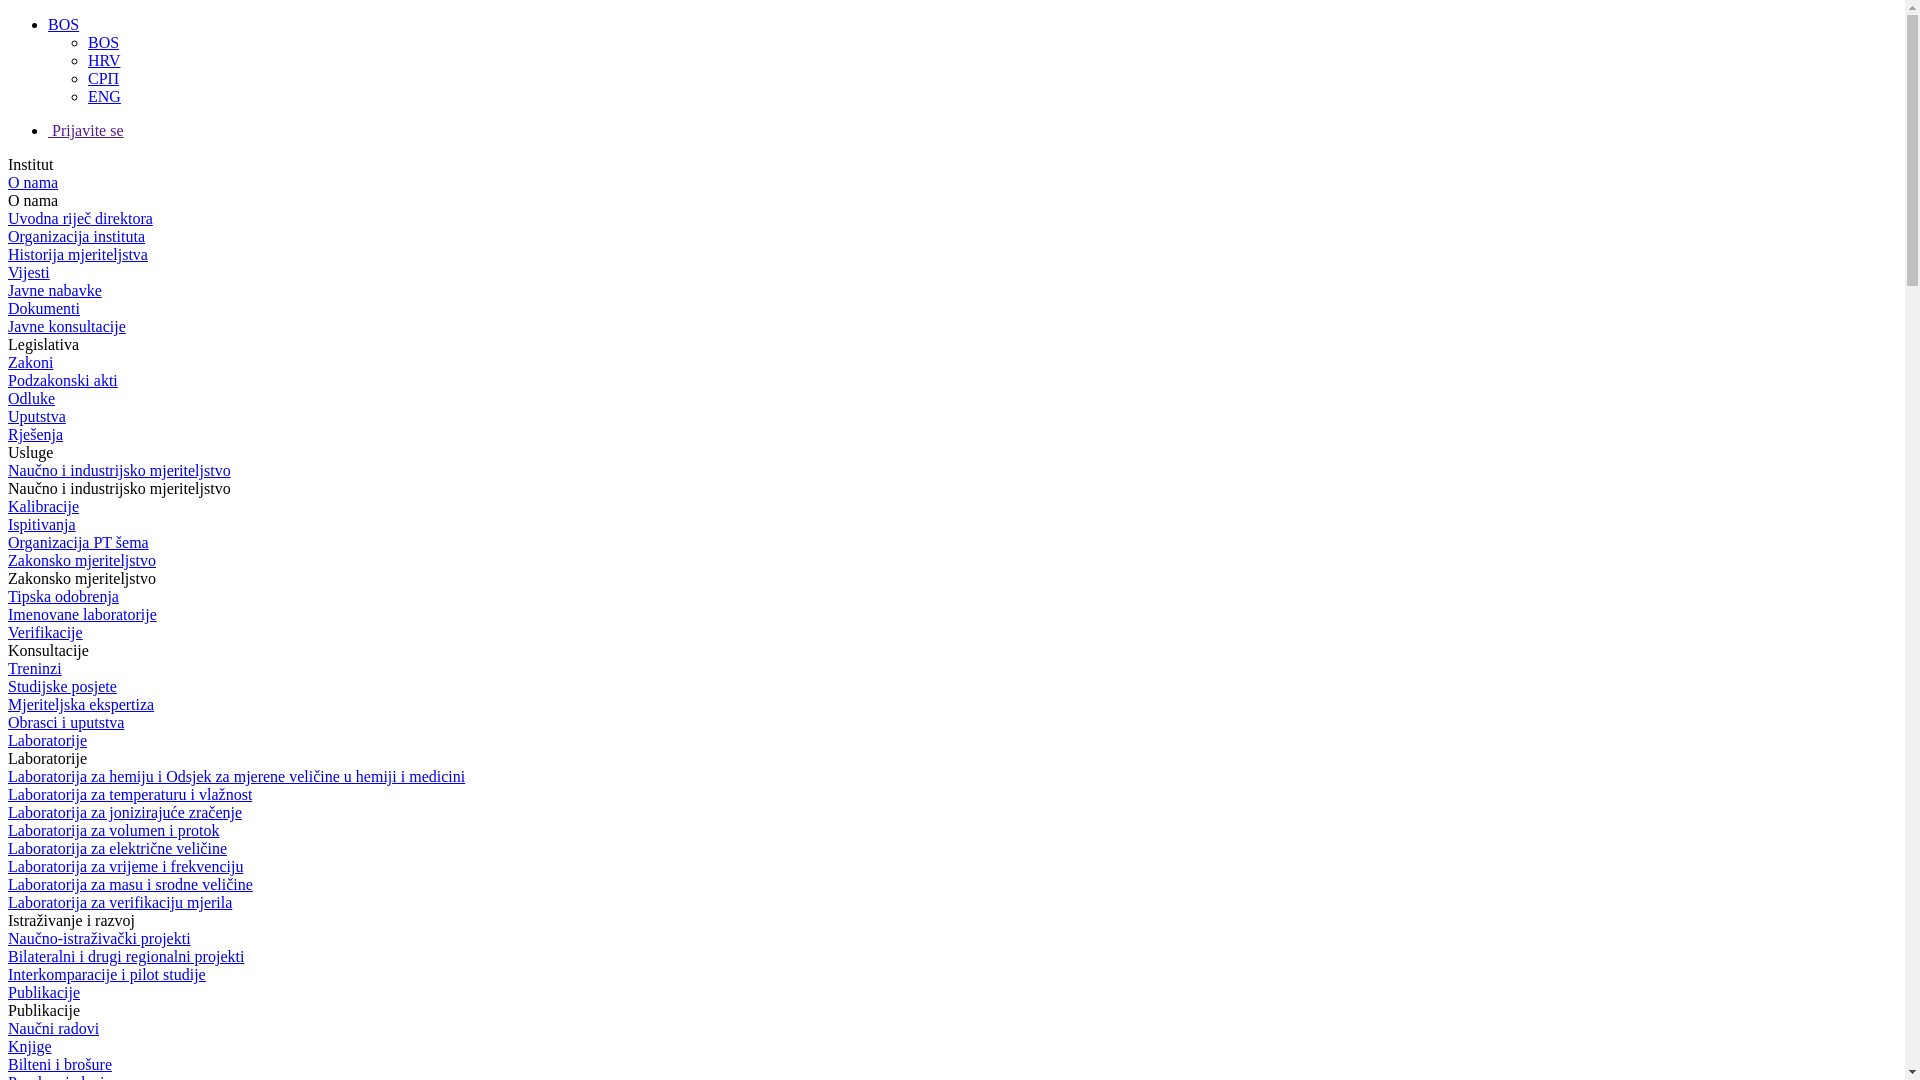  Describe the element at coordinates (81, 613) in the screenshot. I see `'Imenovane laboratorije'` at that location.